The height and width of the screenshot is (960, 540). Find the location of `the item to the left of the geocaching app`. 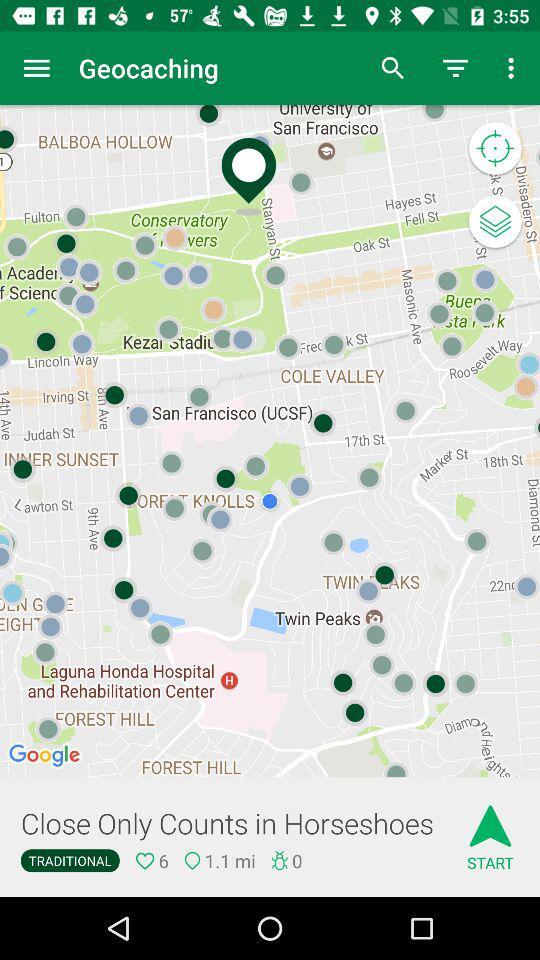

the item to the left of the geocaching app is located at coordinates (36, 68).